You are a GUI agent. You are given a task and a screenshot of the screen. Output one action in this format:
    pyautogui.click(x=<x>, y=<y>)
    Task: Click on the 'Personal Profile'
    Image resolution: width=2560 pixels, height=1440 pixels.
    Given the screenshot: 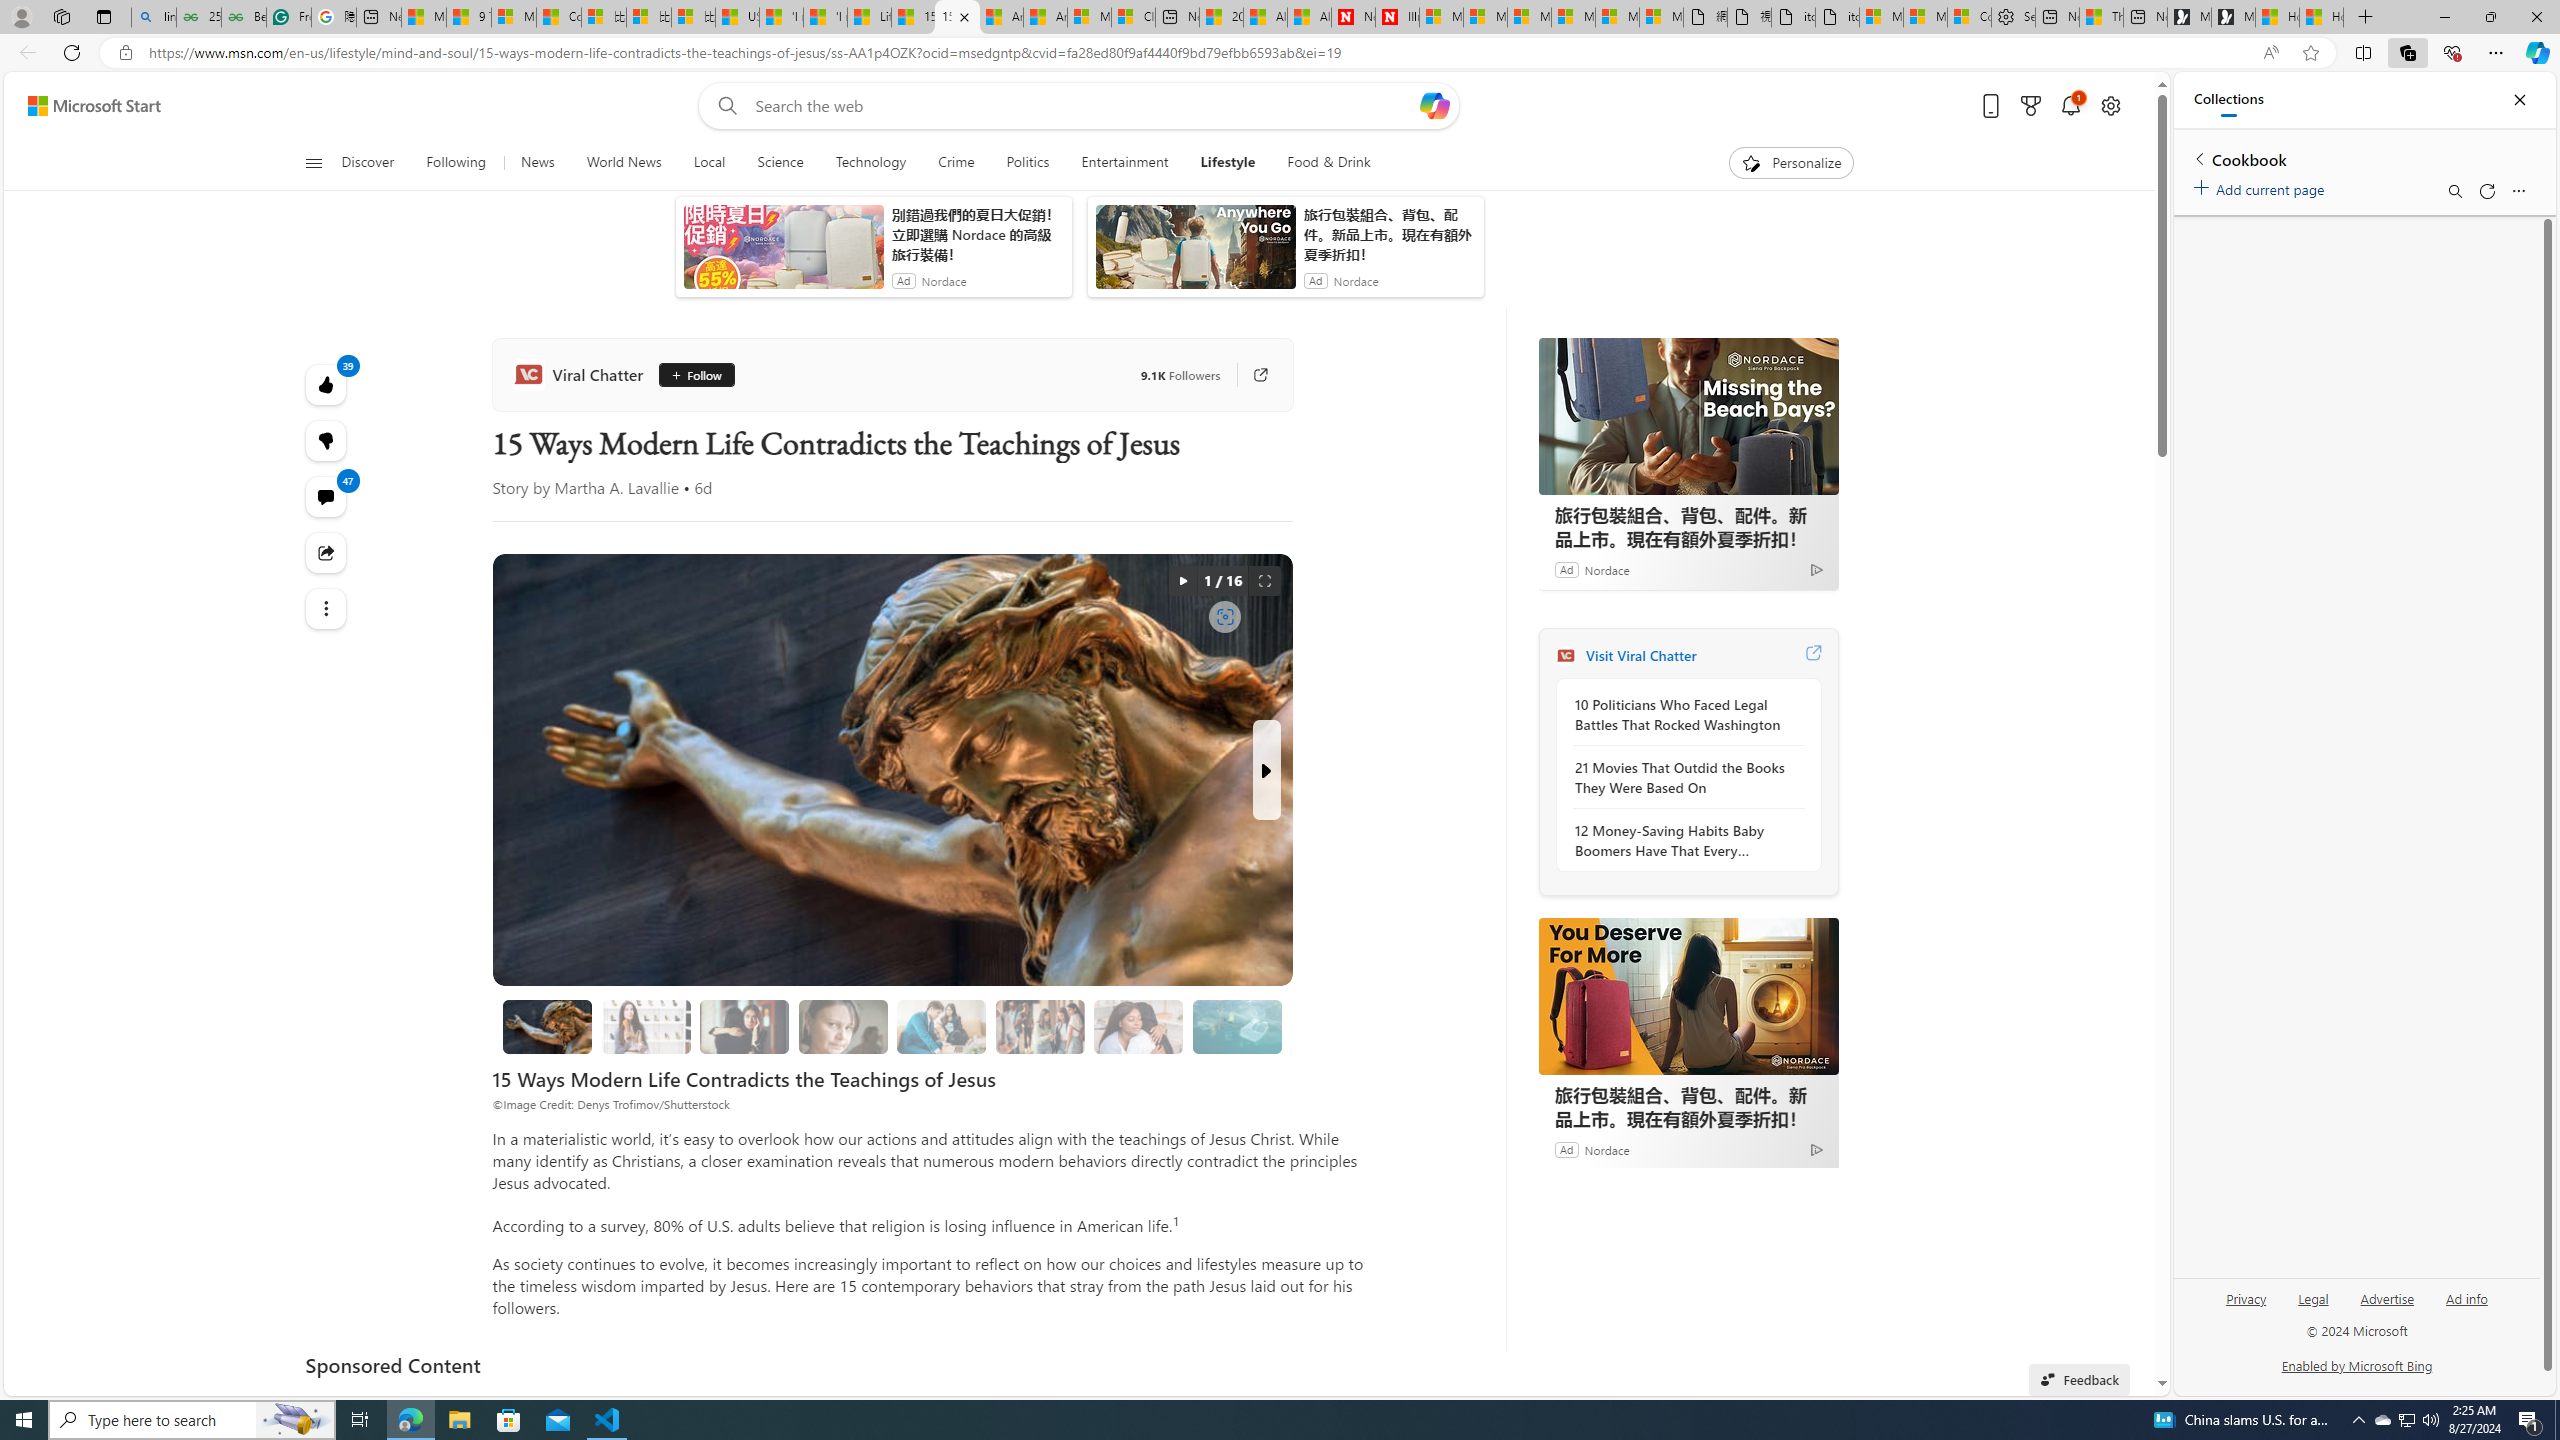 What is the action you would take?
    pyautogui.click(x=20, y=16)
    